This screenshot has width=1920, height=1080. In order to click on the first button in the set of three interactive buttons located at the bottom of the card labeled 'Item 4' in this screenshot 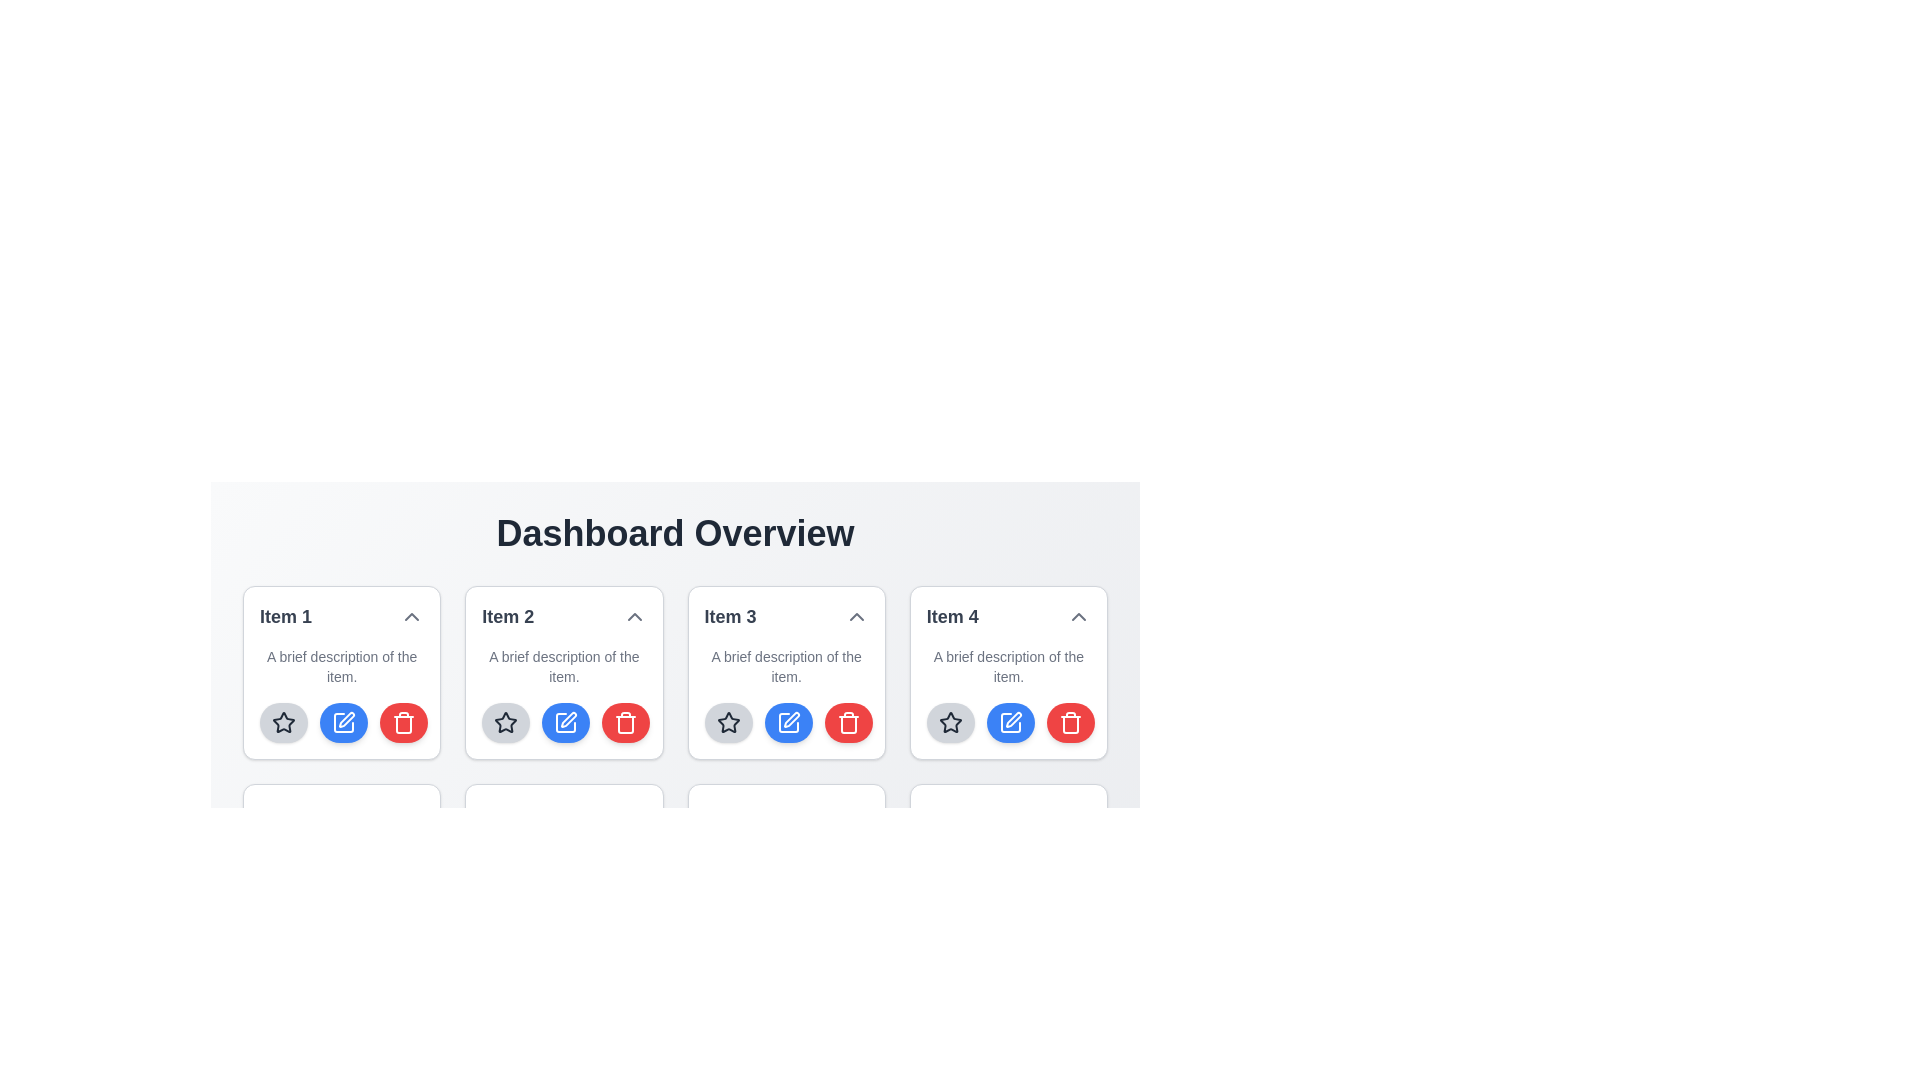, I will do `click(949, 722)`.